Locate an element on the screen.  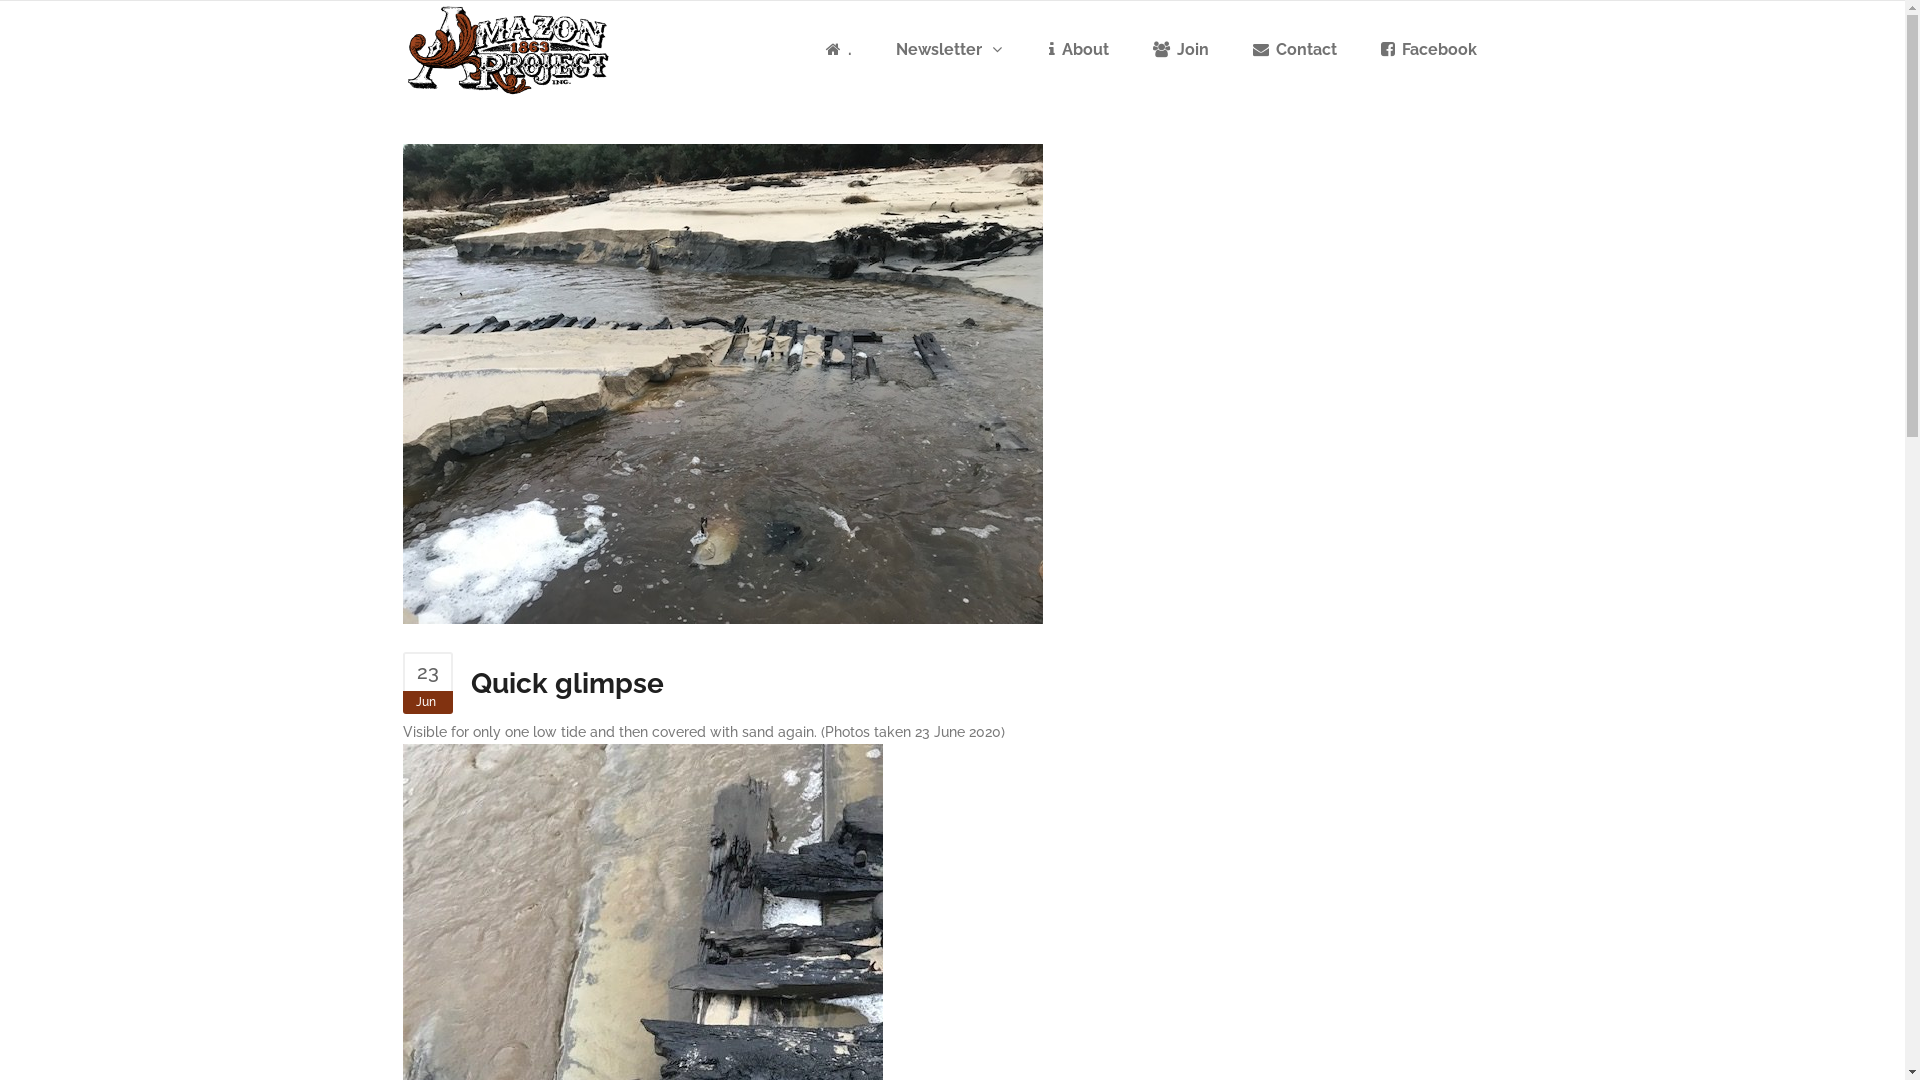
'Join' is located at coordinates (1180, 49).